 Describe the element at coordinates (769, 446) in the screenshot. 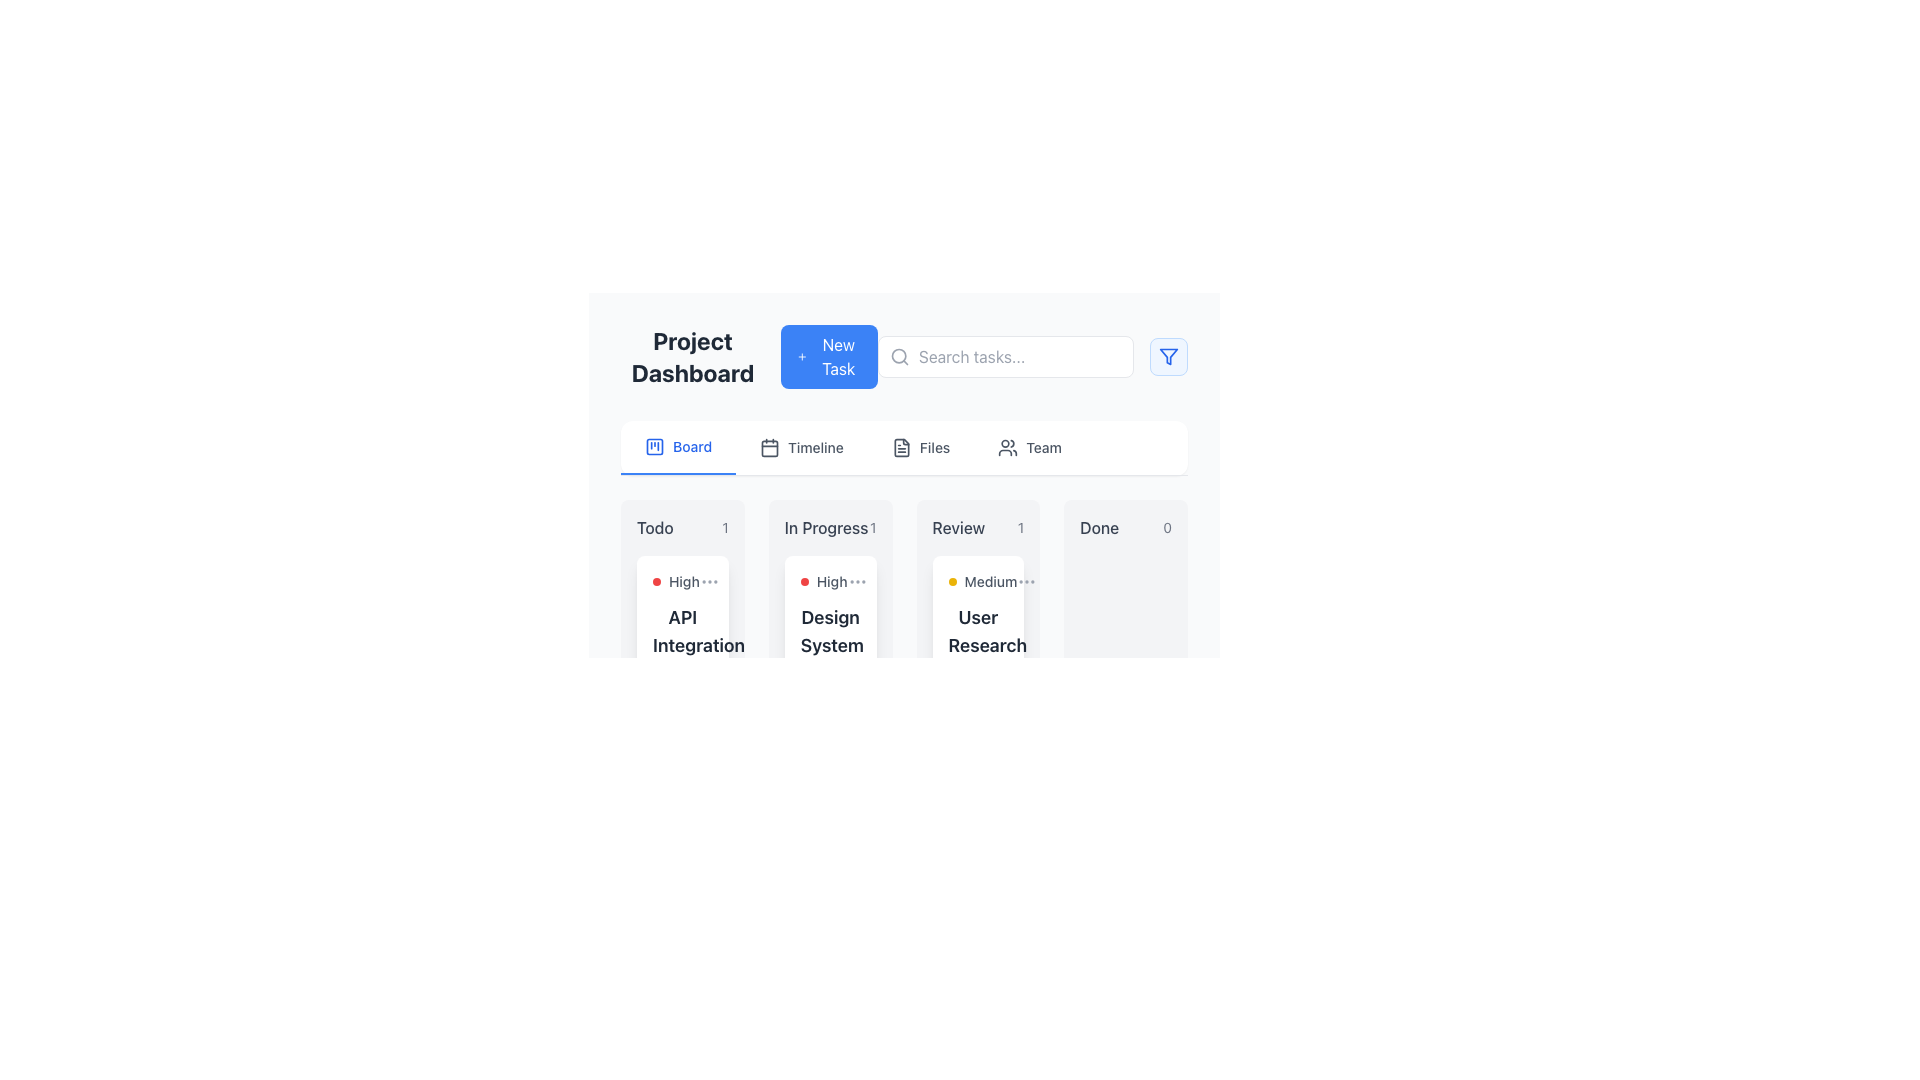

I see `the 'Timeline' icon located in the navigation bar below the header` at that location.